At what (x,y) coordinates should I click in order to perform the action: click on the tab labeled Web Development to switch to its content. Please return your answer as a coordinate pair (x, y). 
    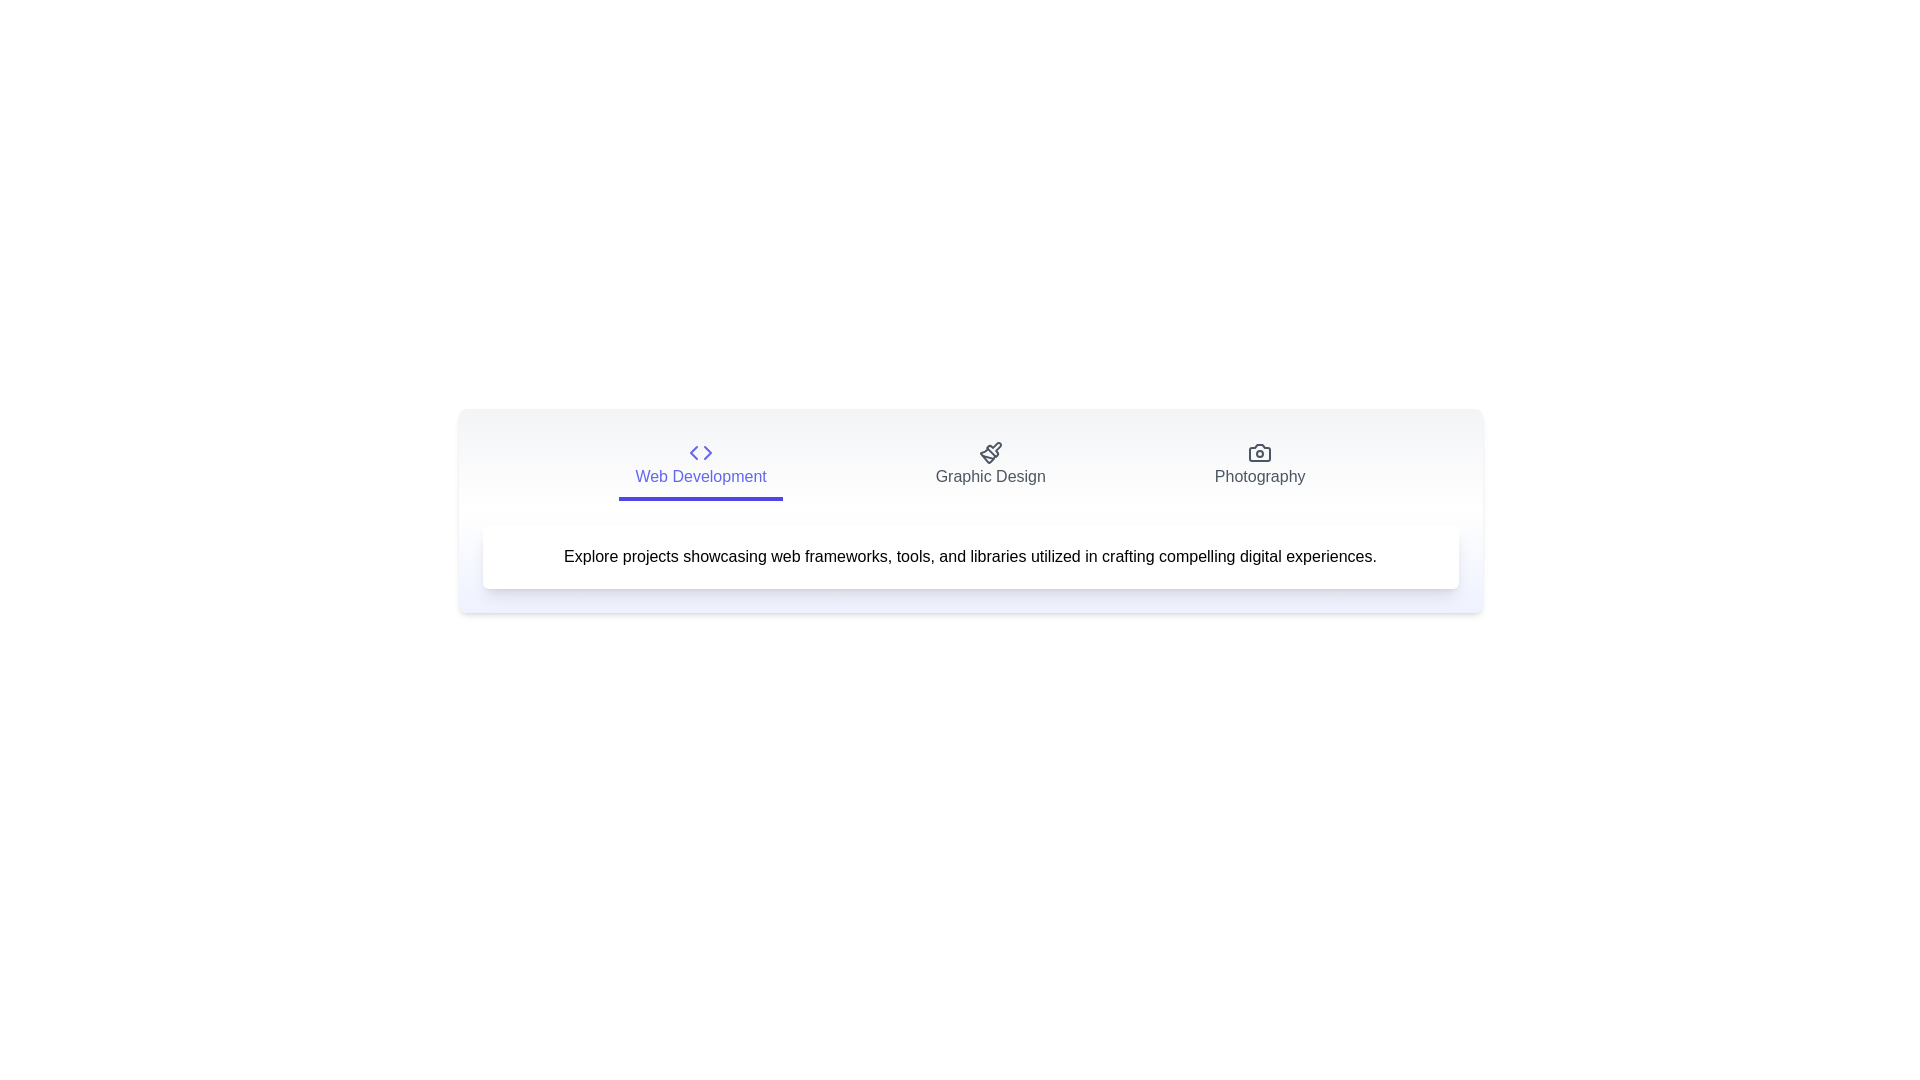
    Looking at the image, I should click on (700, 466).